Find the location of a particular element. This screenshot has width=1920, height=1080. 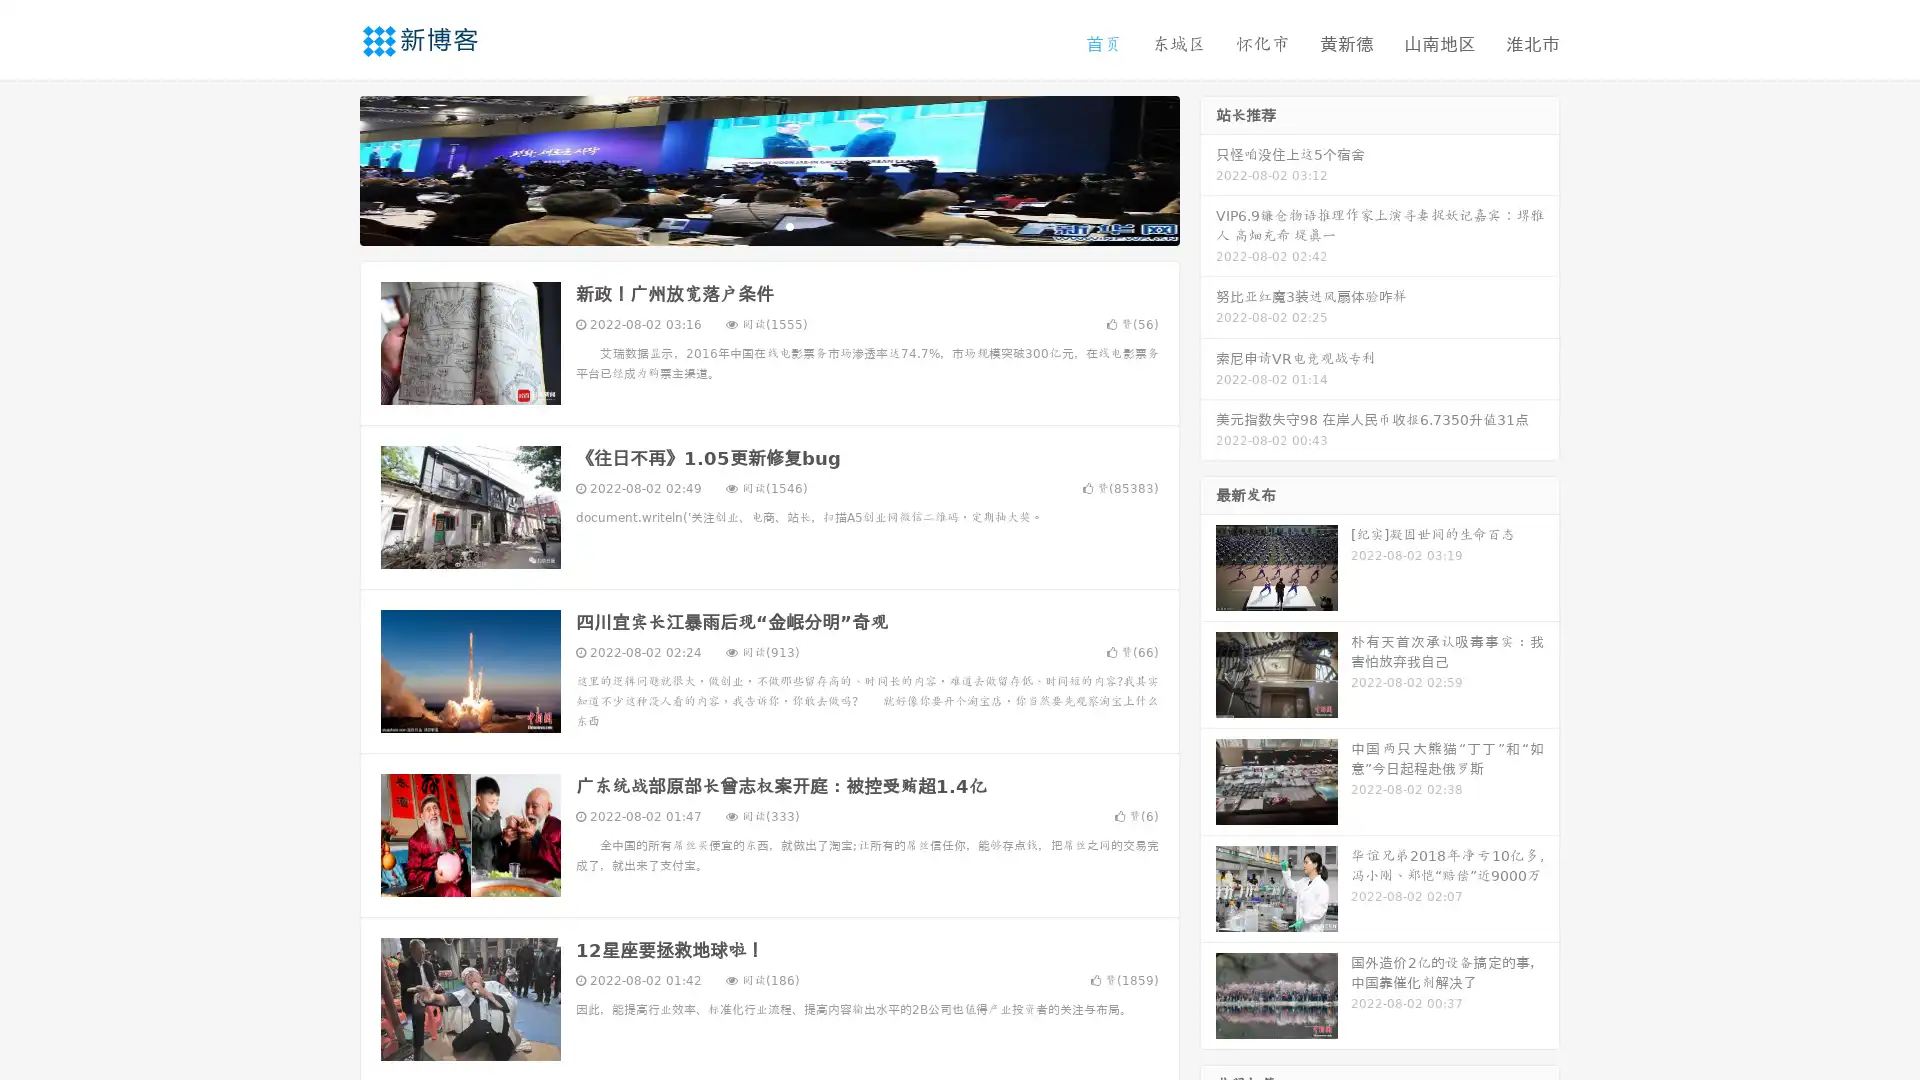

Go to slide 1 is located at coordinates (748, 225).